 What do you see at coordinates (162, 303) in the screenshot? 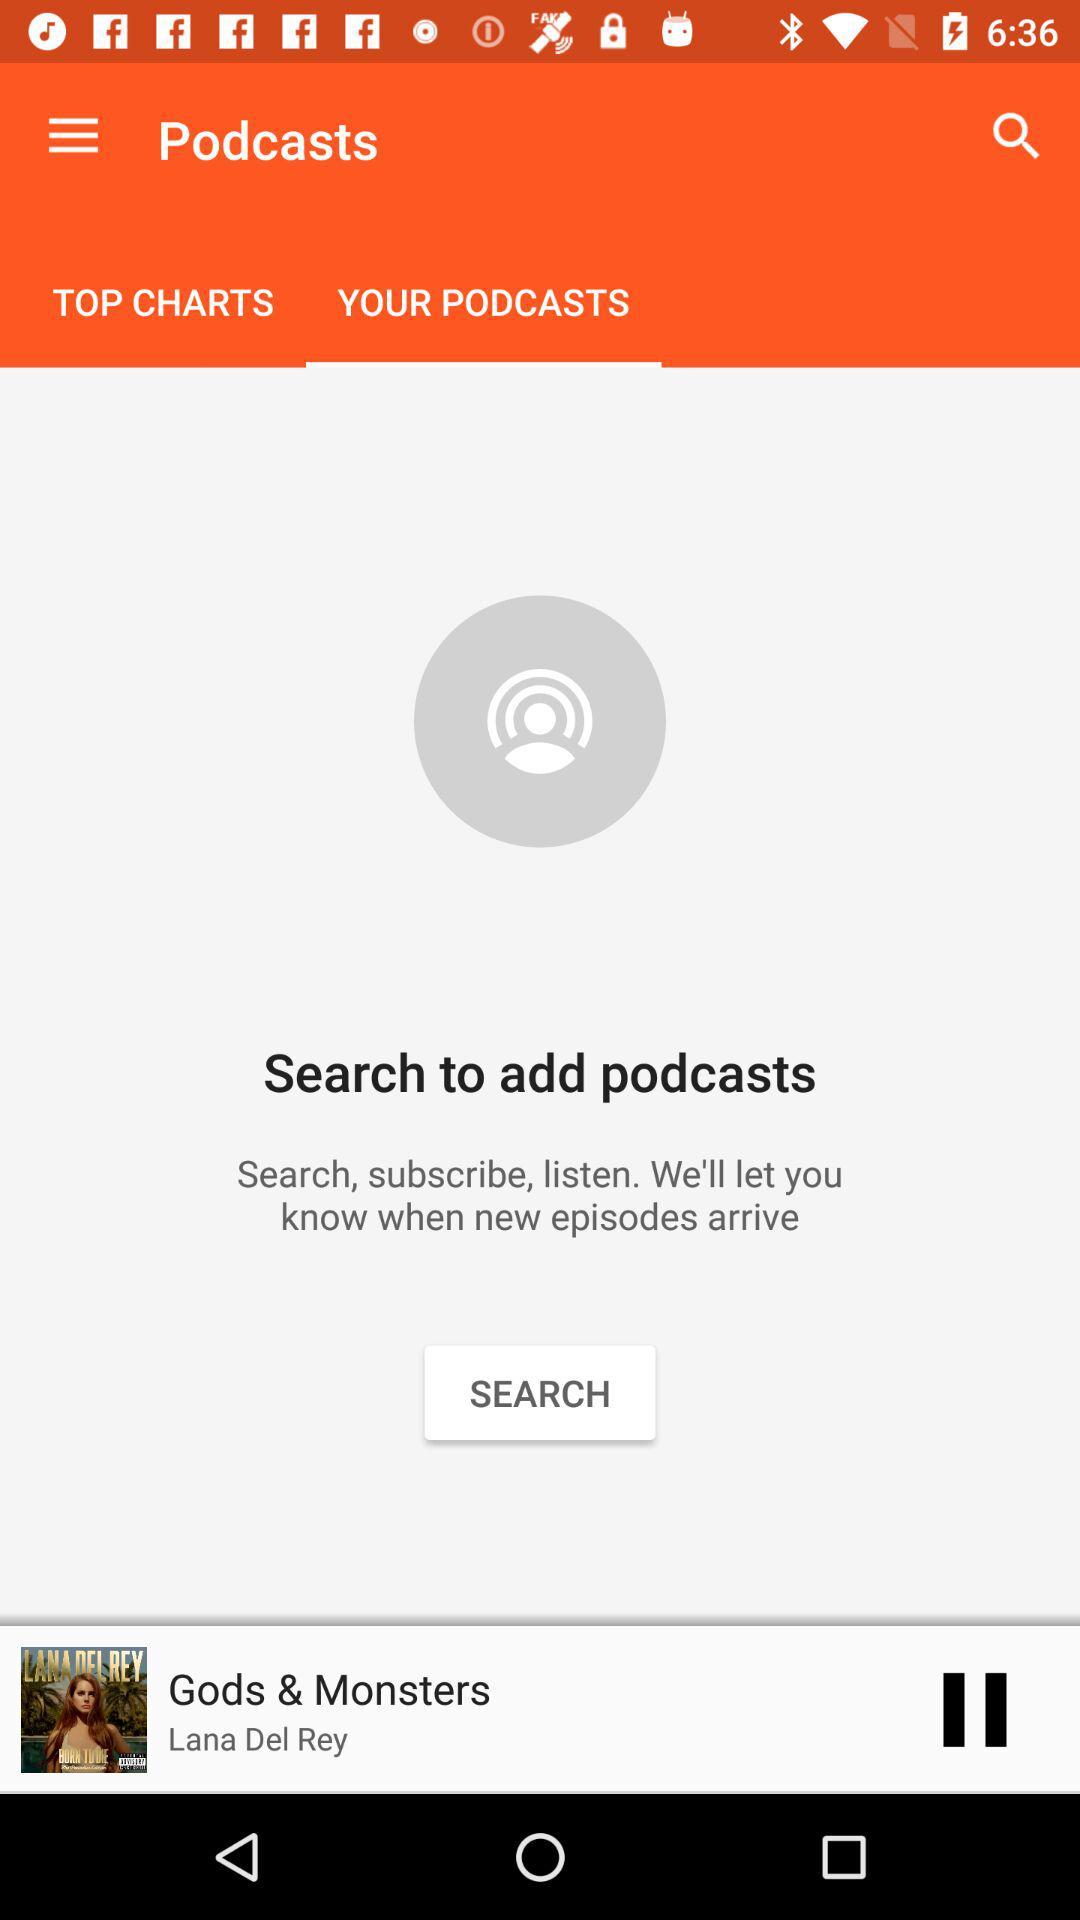
I see `the icon above search to add` at bounding box center [162, 303].